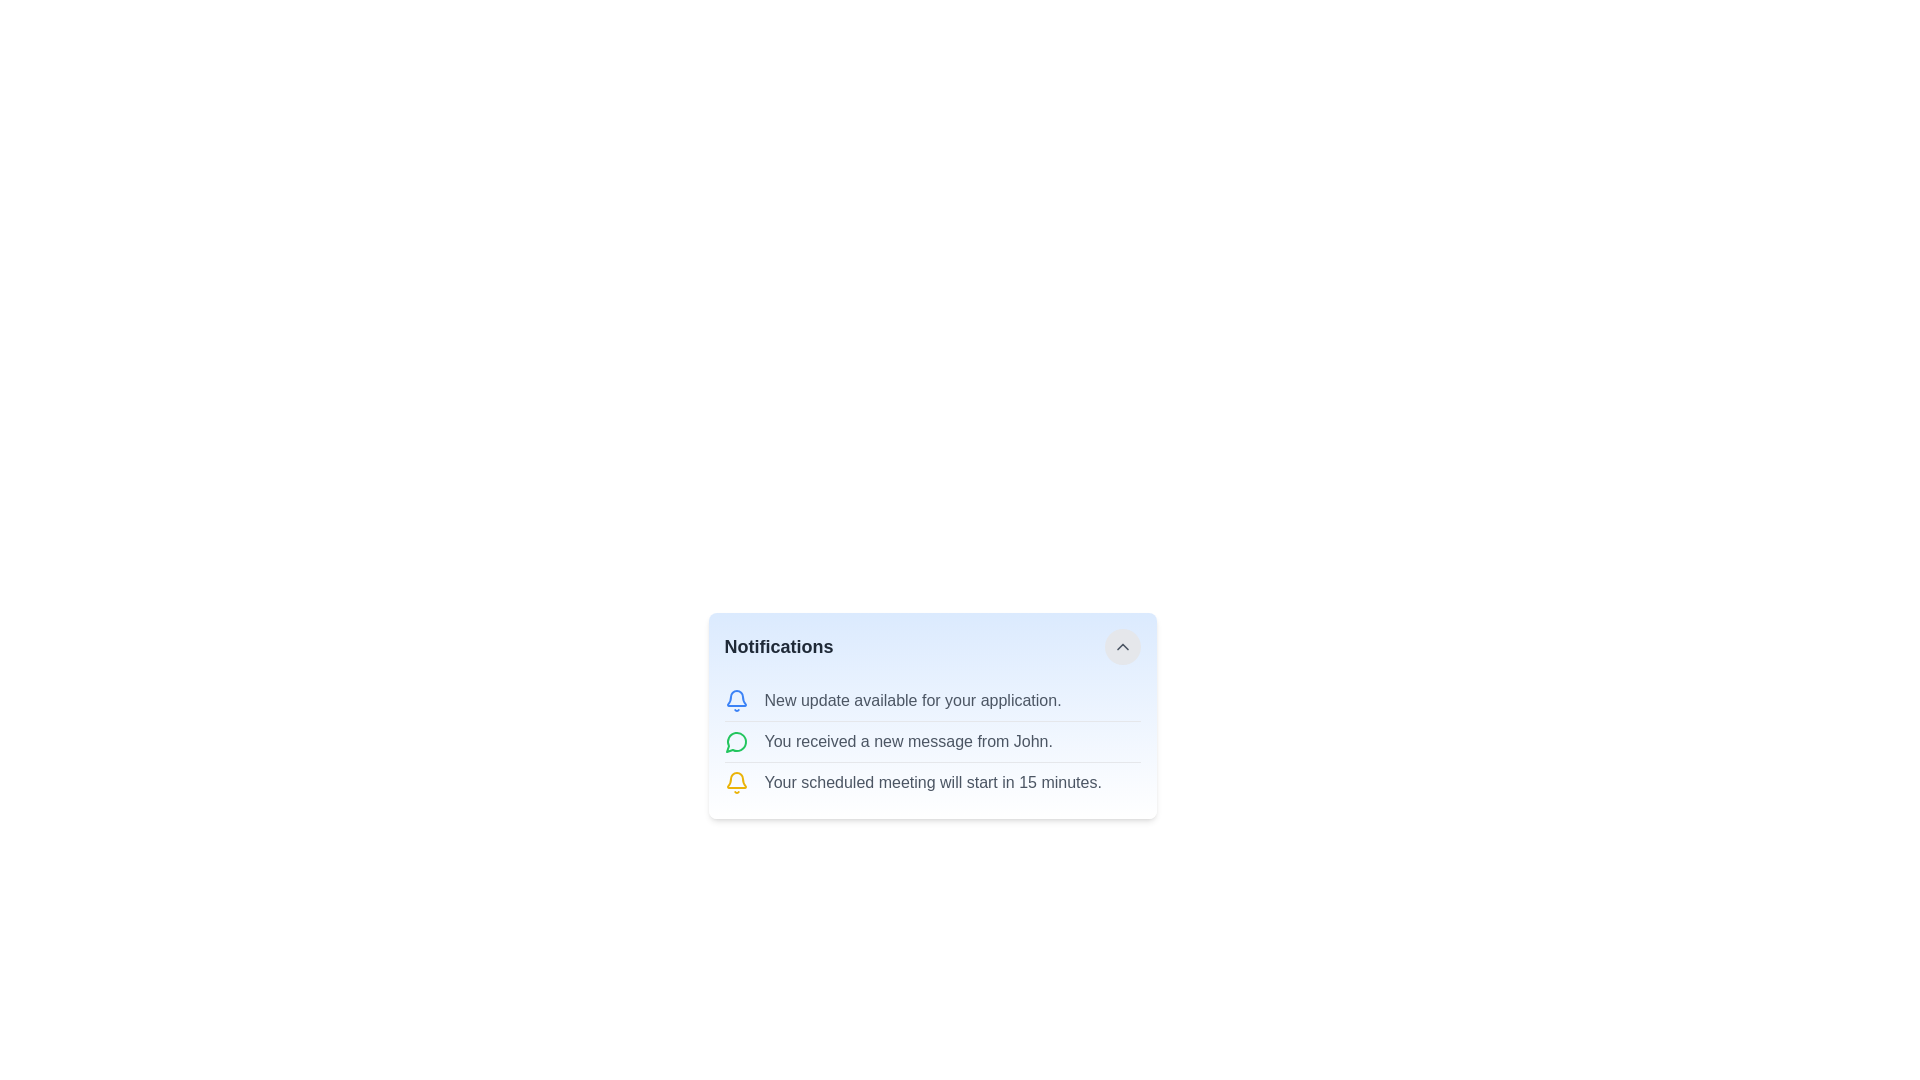 This screenshot has width=1920, height=1080. Describe the element at coordinates (931, 781) in the screenshot. I see `notification content that displays 'Your scheduled meeting will start in 15 minutes.' from the notification panel, which includes a yellow bell icon and gray styled text` at that location.